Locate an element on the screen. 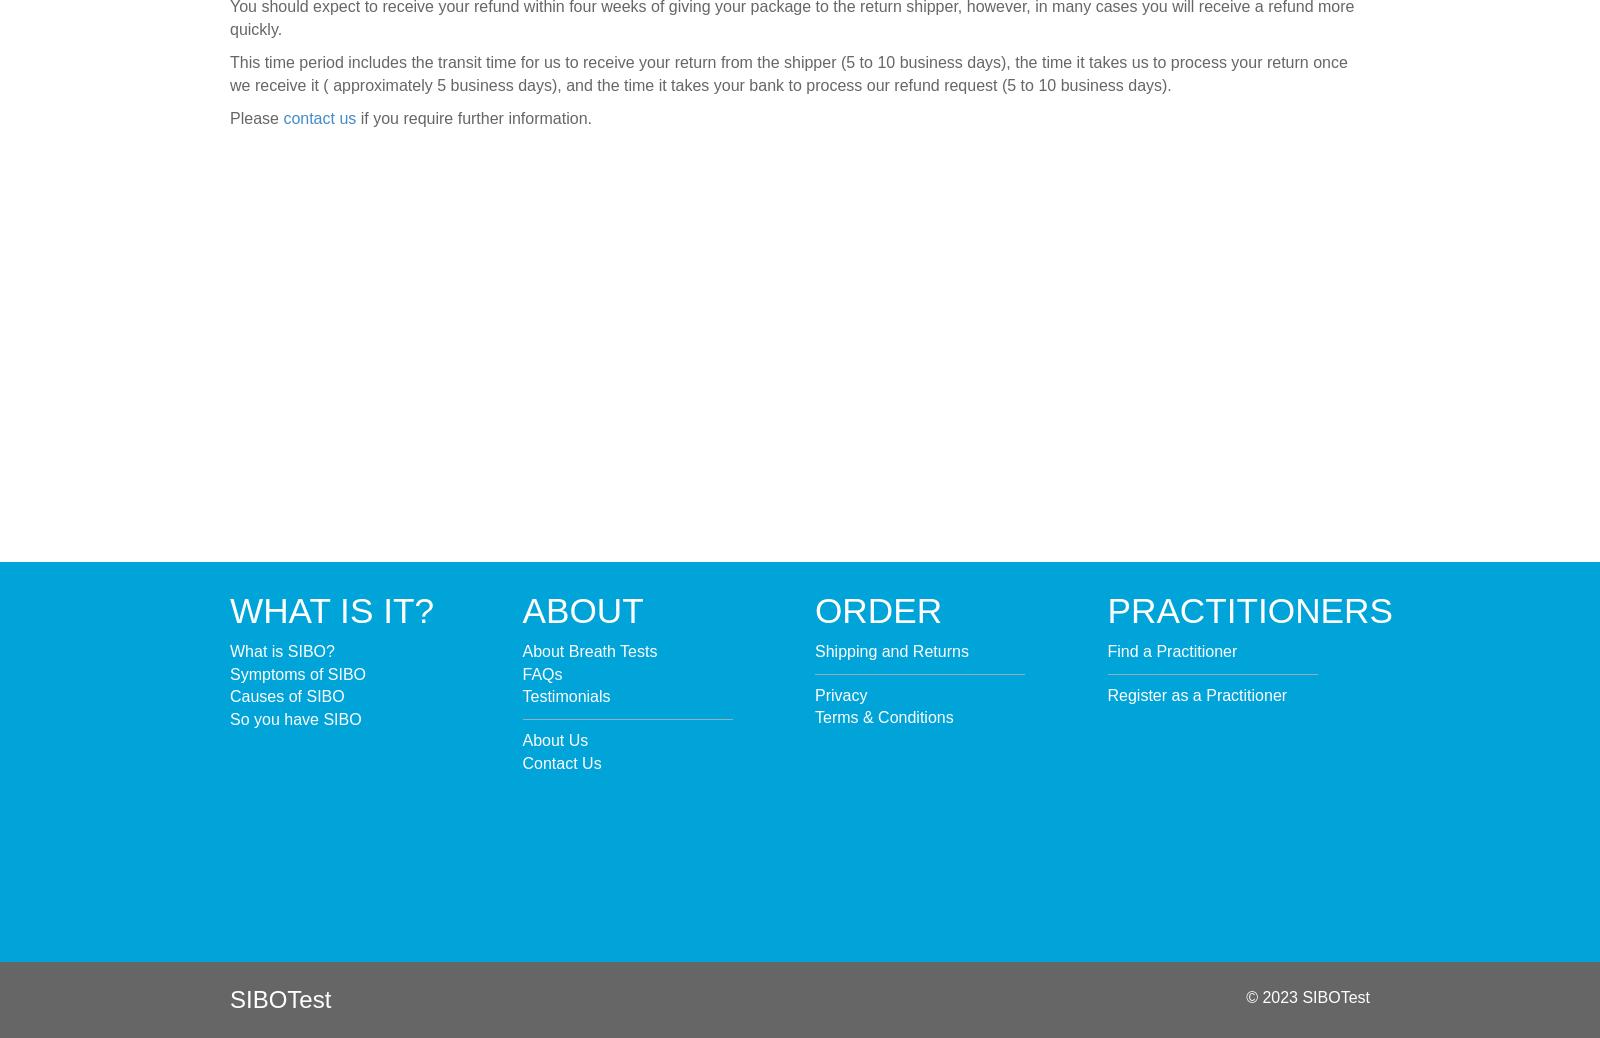 Image resolution: width=1600 pixels, height=1038 pixels. 'Terms & Conditions' is located at coordinates (883, 716).